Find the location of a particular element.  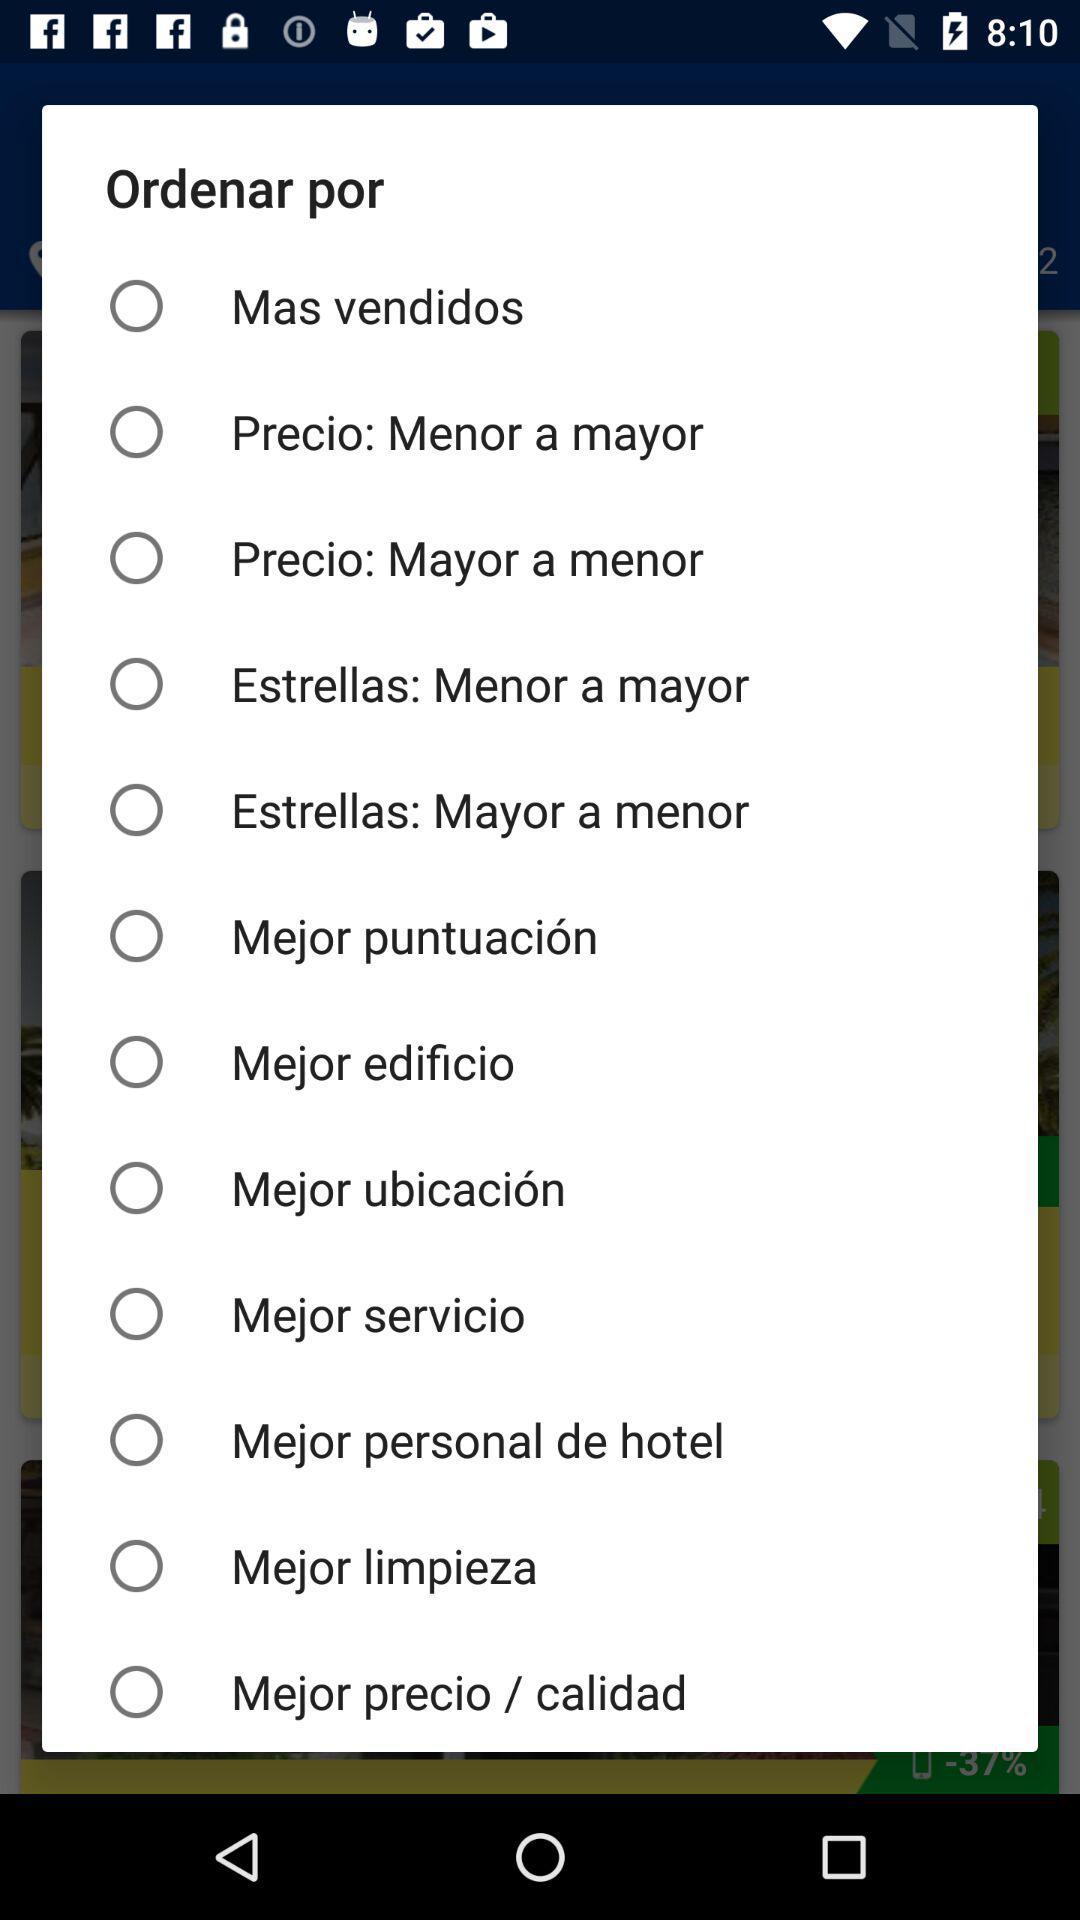

the icon below ordenar por item is located at coordinates (540, 305).